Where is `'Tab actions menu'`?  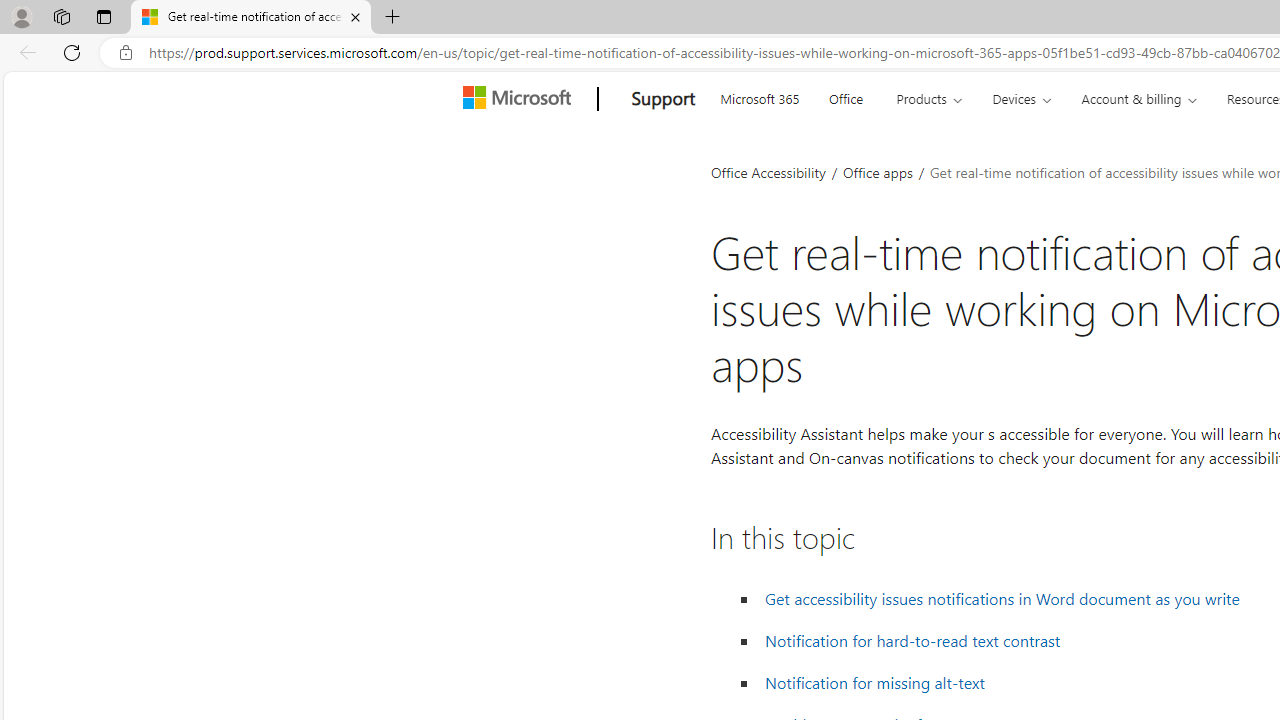
'Tab actions menu' is located at coordinates (103, 16).